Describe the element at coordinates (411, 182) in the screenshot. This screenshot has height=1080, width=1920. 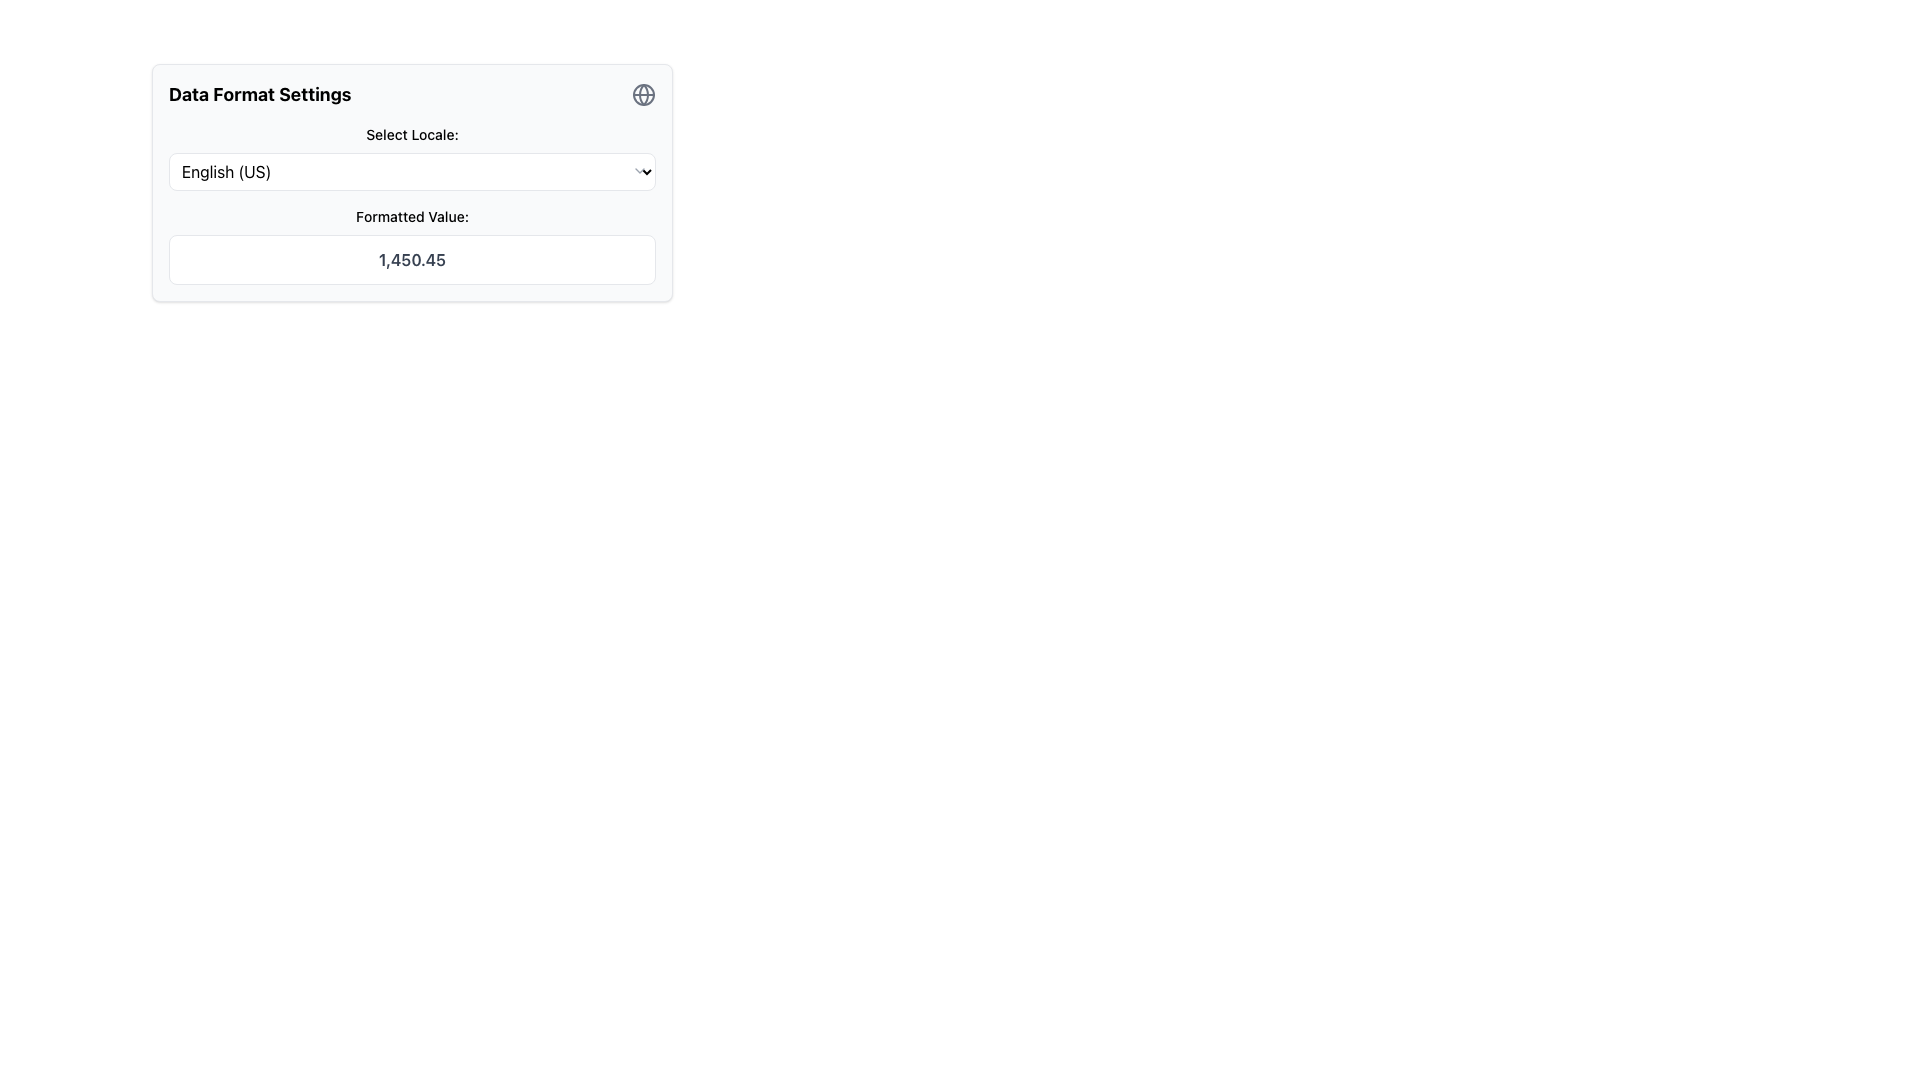
I see `formatted value from the Data Format Settings configuration panel, which is located below the dropdown and above the formatted value field` at that location.